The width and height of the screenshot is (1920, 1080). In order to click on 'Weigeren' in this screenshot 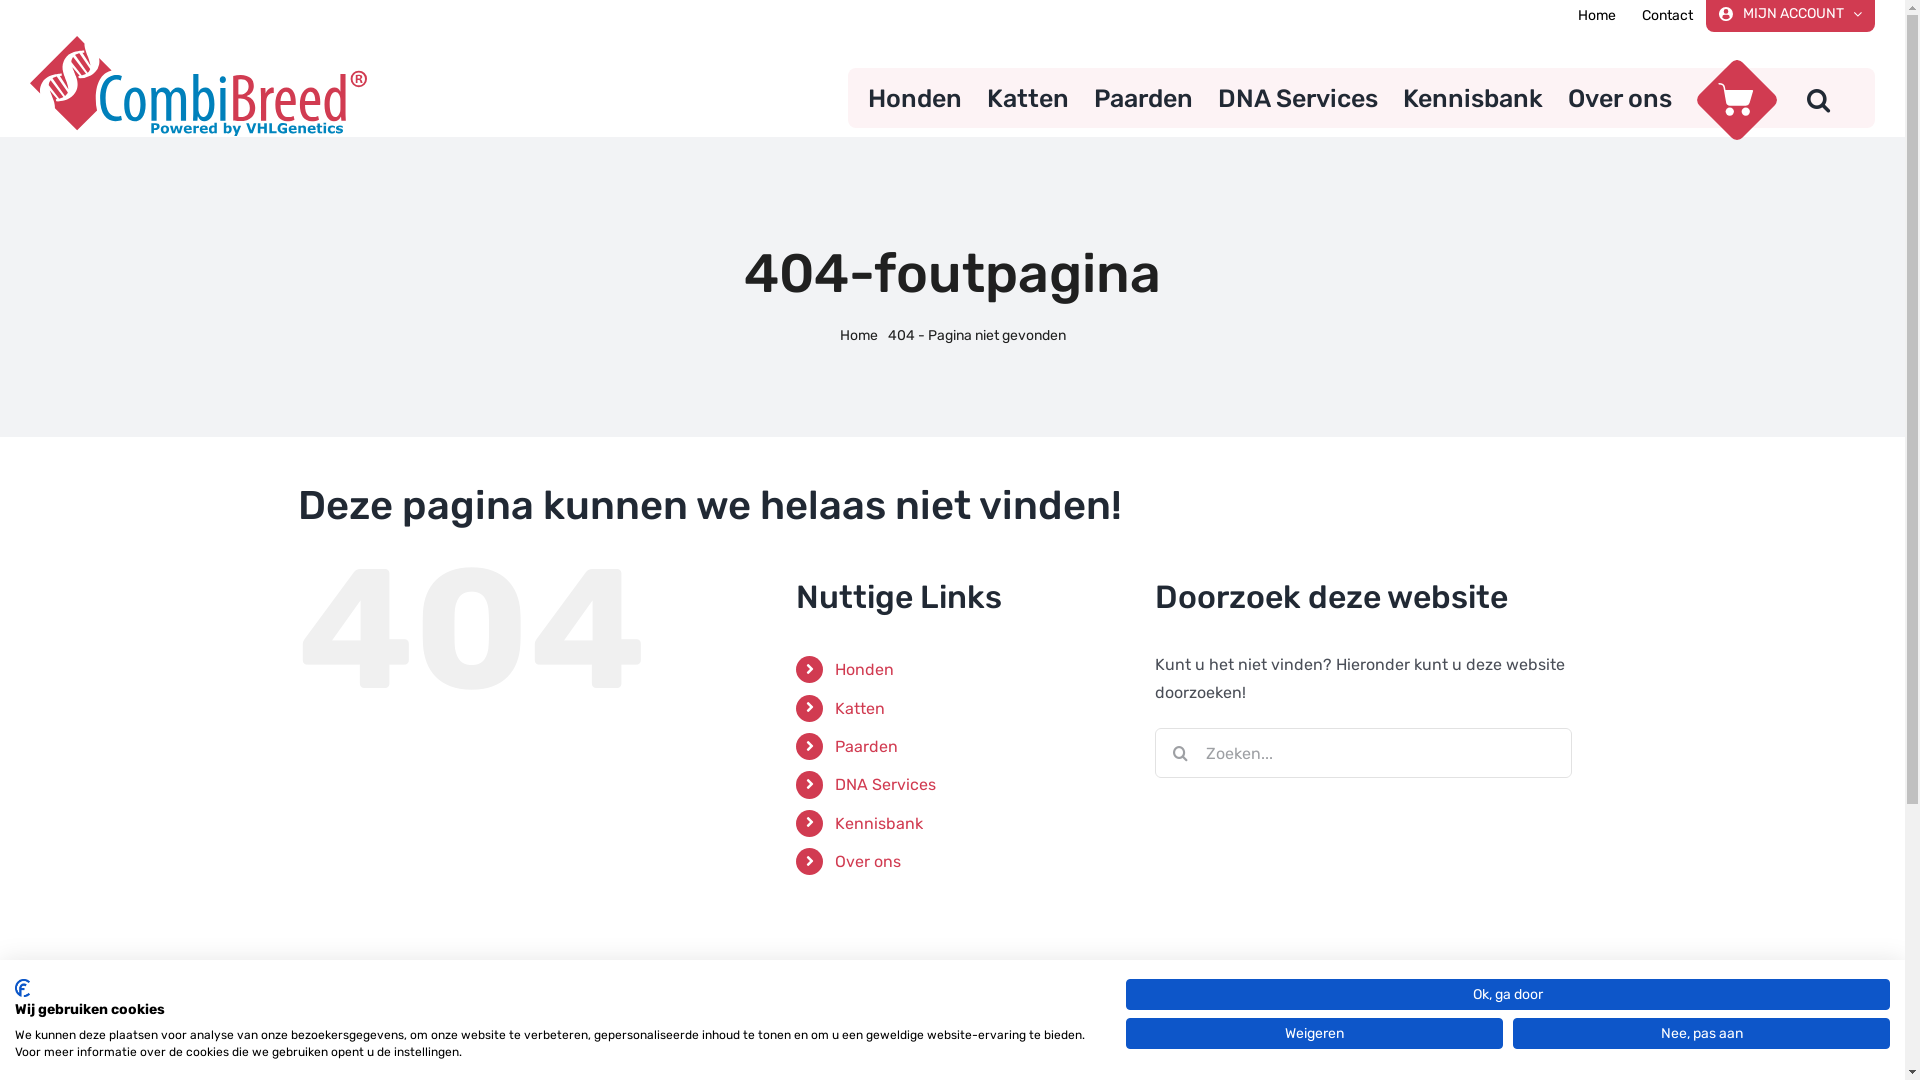, I will do `click(1314, 1033)`.